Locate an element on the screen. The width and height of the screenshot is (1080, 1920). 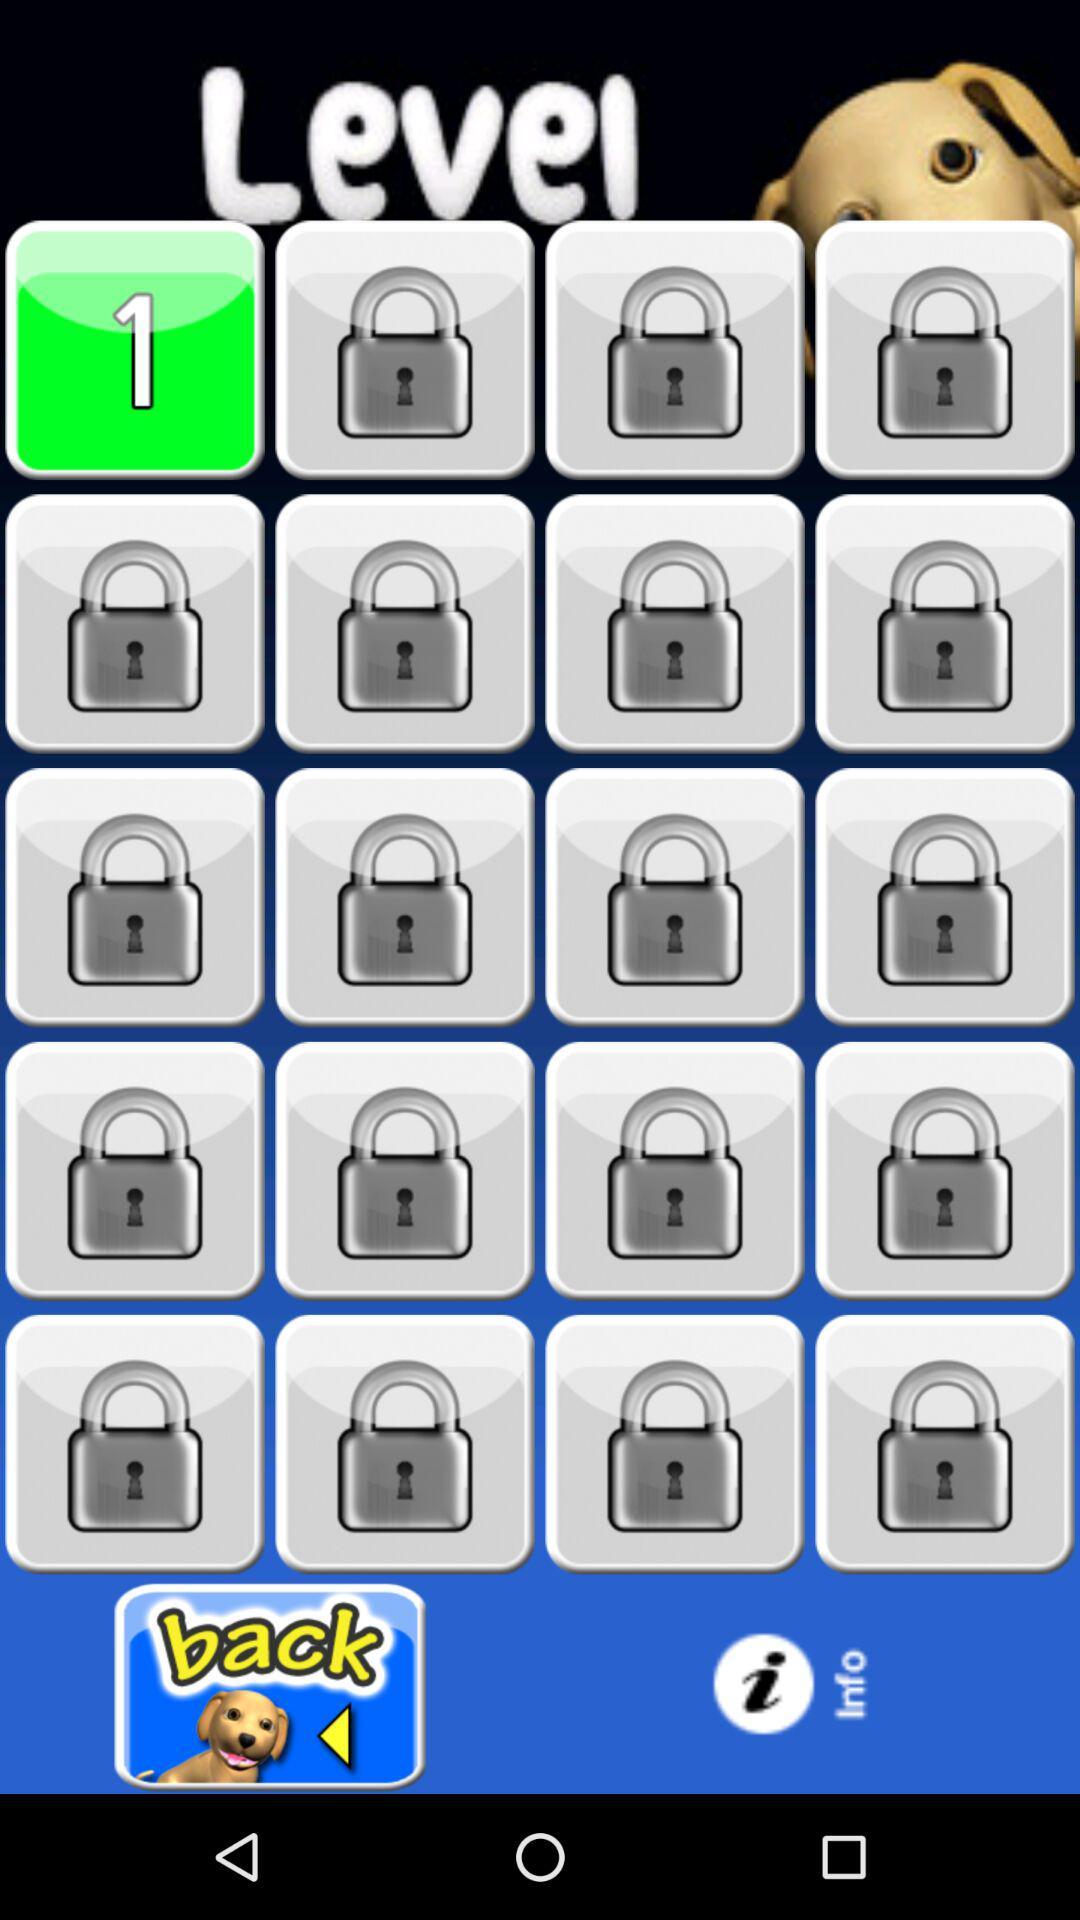
the lock is located at coordinates (405, 897).